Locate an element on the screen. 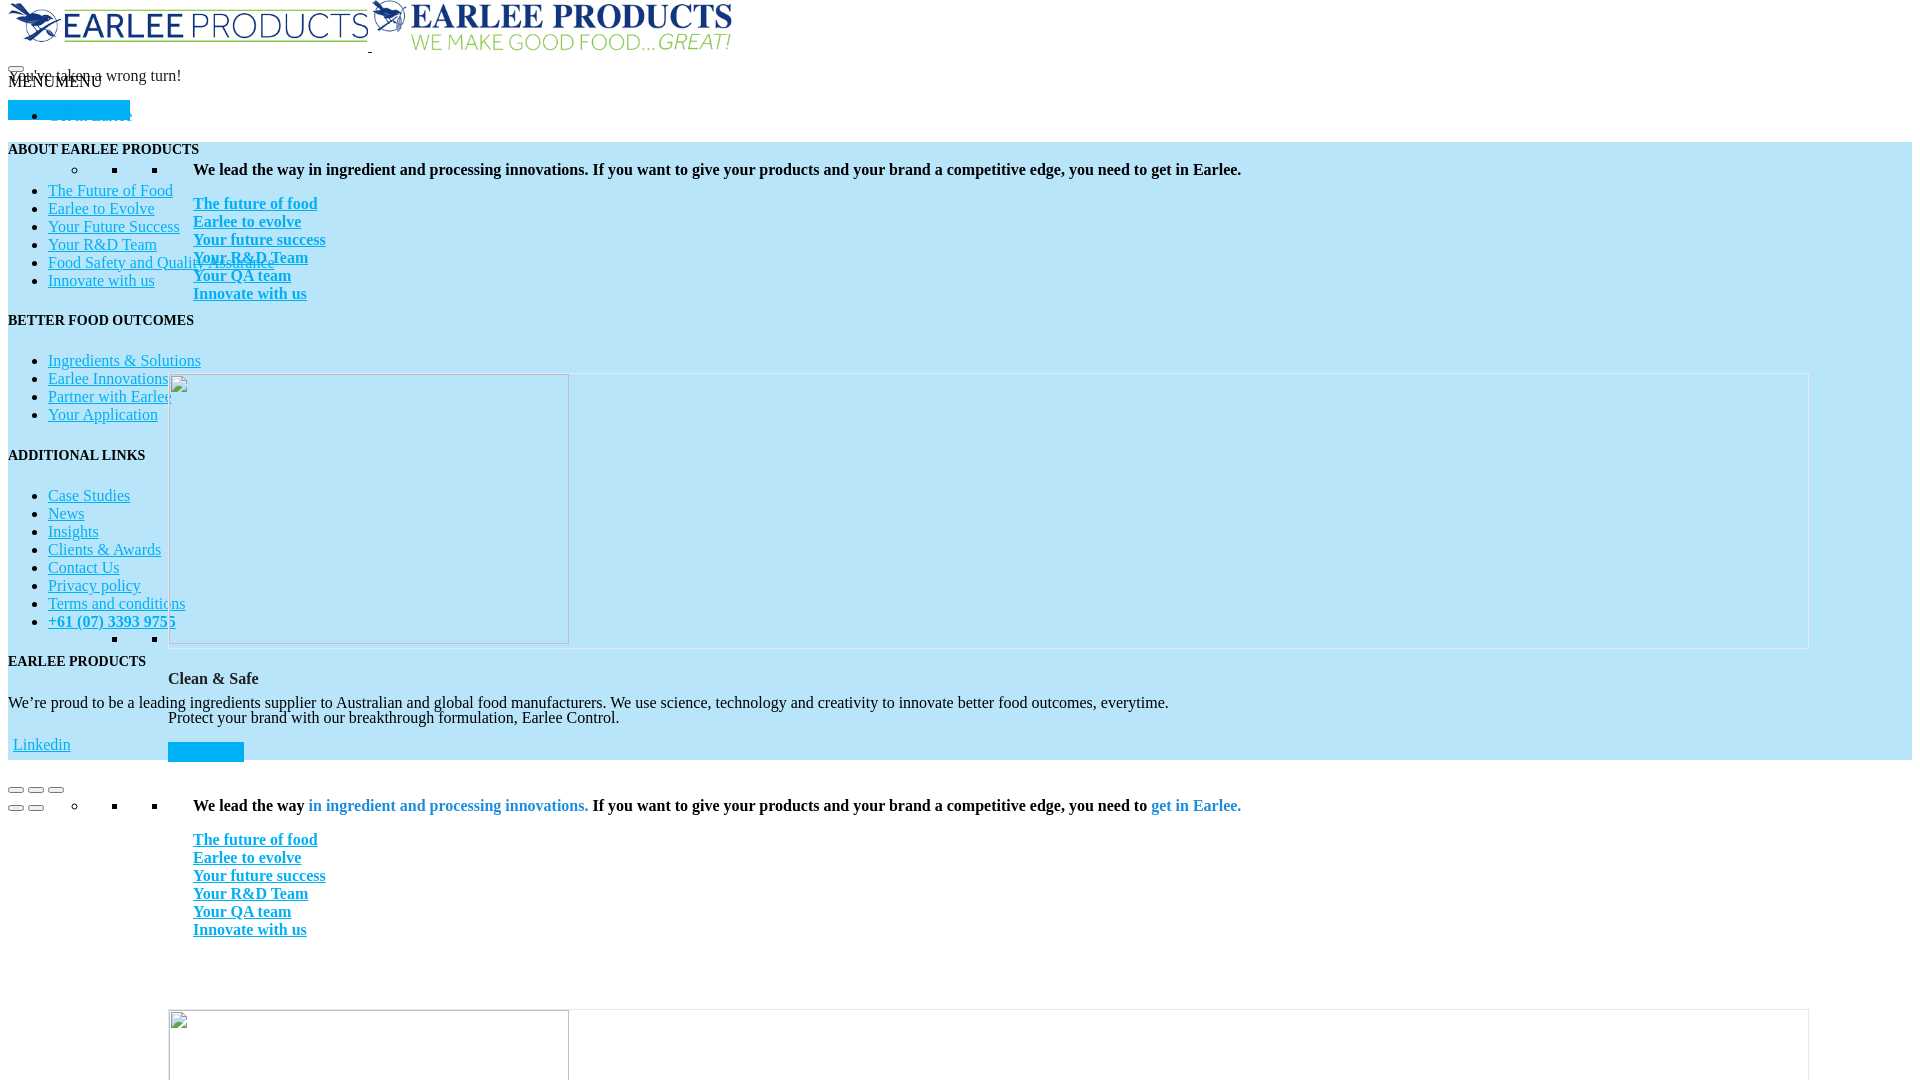 This screenshot has width=1920, height=1080. 'Food Safety and Quality Assurance' is located at coordinates (161, 261).